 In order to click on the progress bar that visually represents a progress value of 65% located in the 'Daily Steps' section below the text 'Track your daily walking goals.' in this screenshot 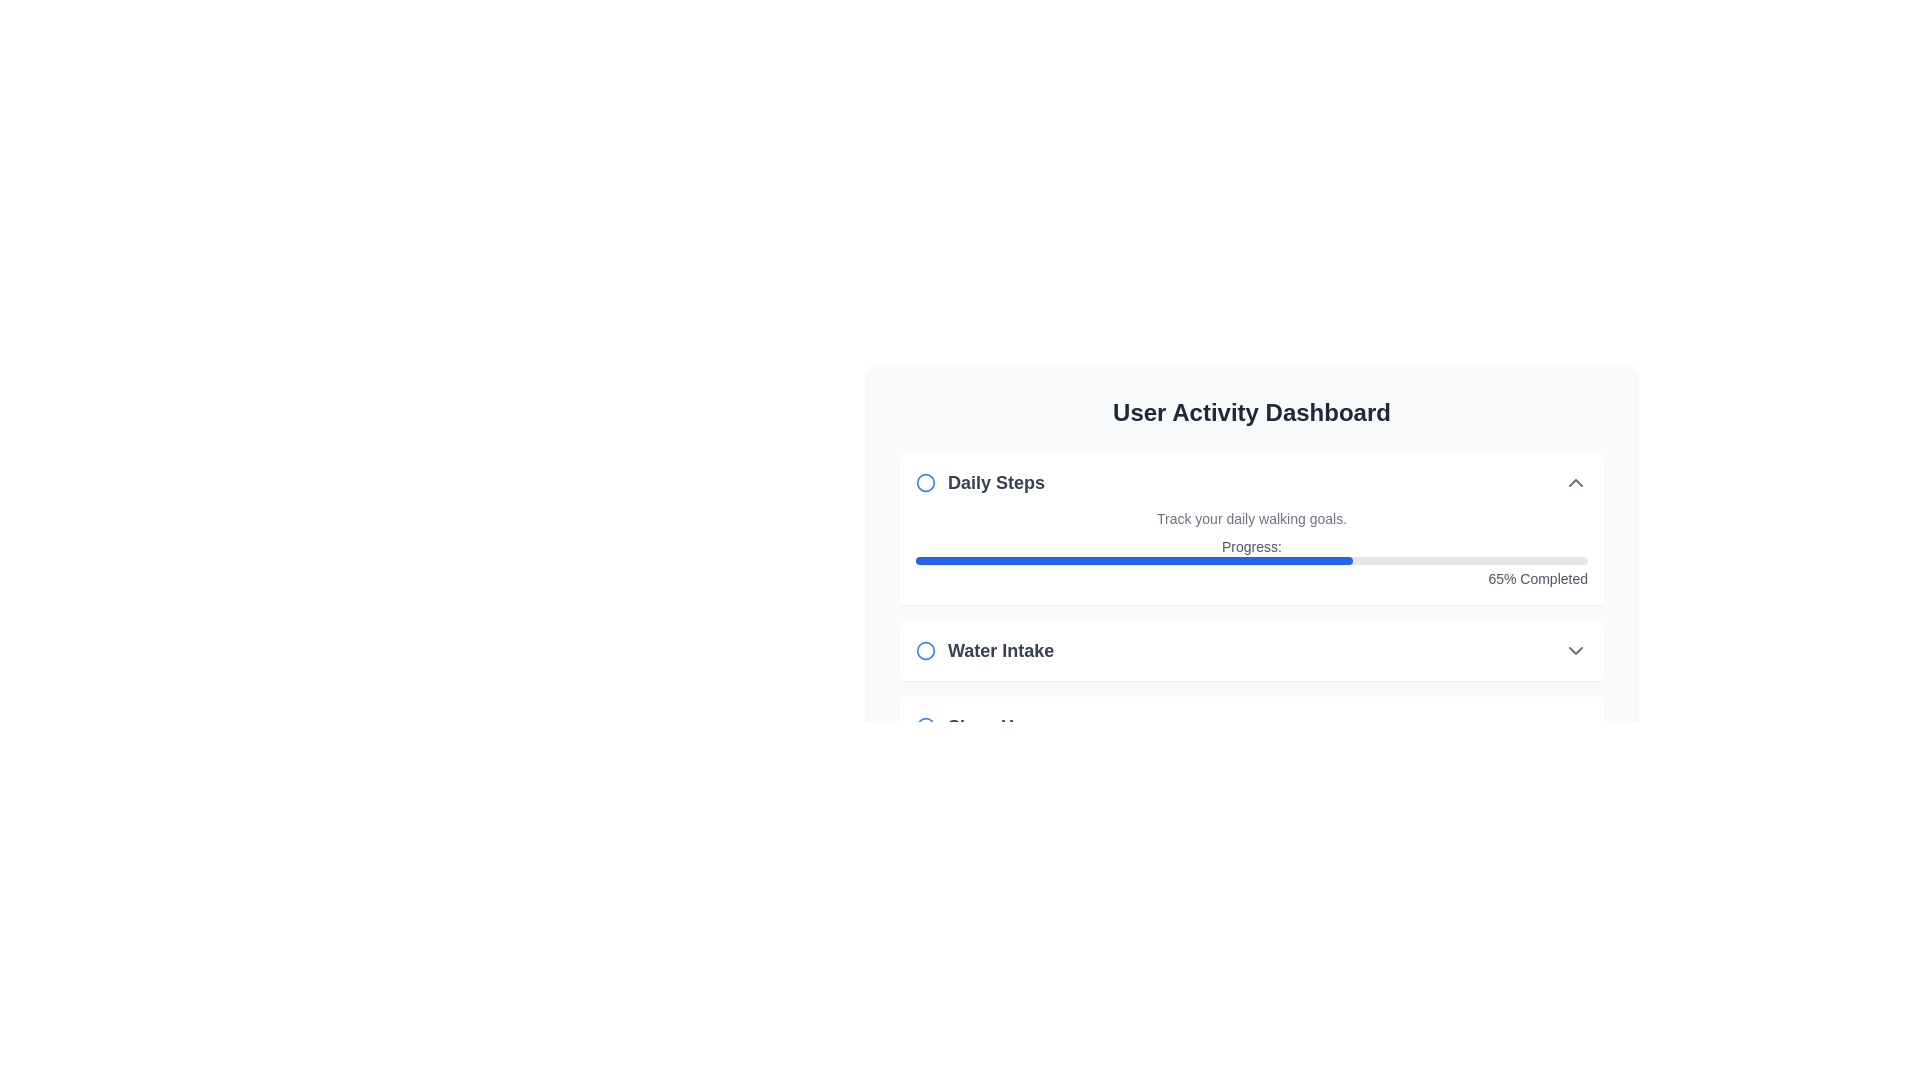, I will do `click(1251, 563)`.